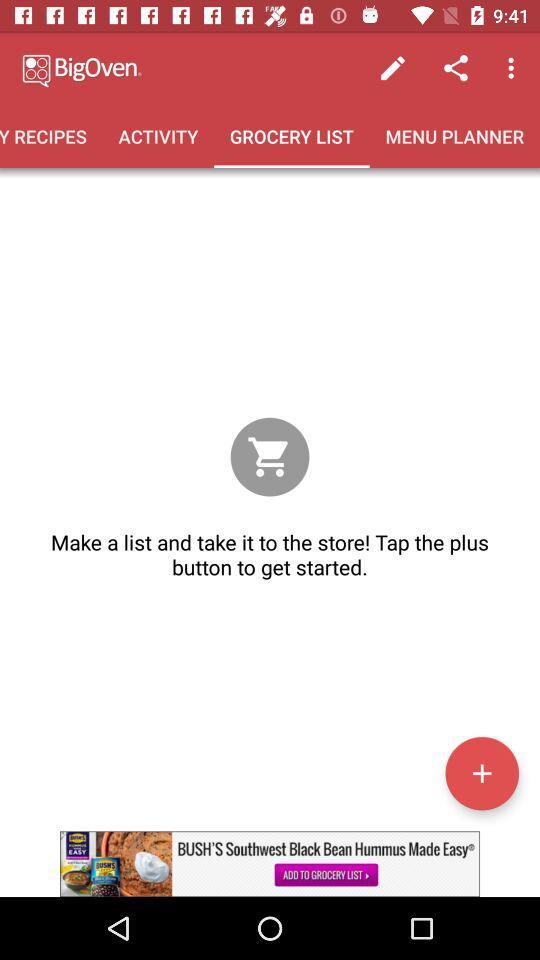 Image resolution: width=540 pixels, height=960 pixels. I want to click on start a new grocery list, so click(481, 772).